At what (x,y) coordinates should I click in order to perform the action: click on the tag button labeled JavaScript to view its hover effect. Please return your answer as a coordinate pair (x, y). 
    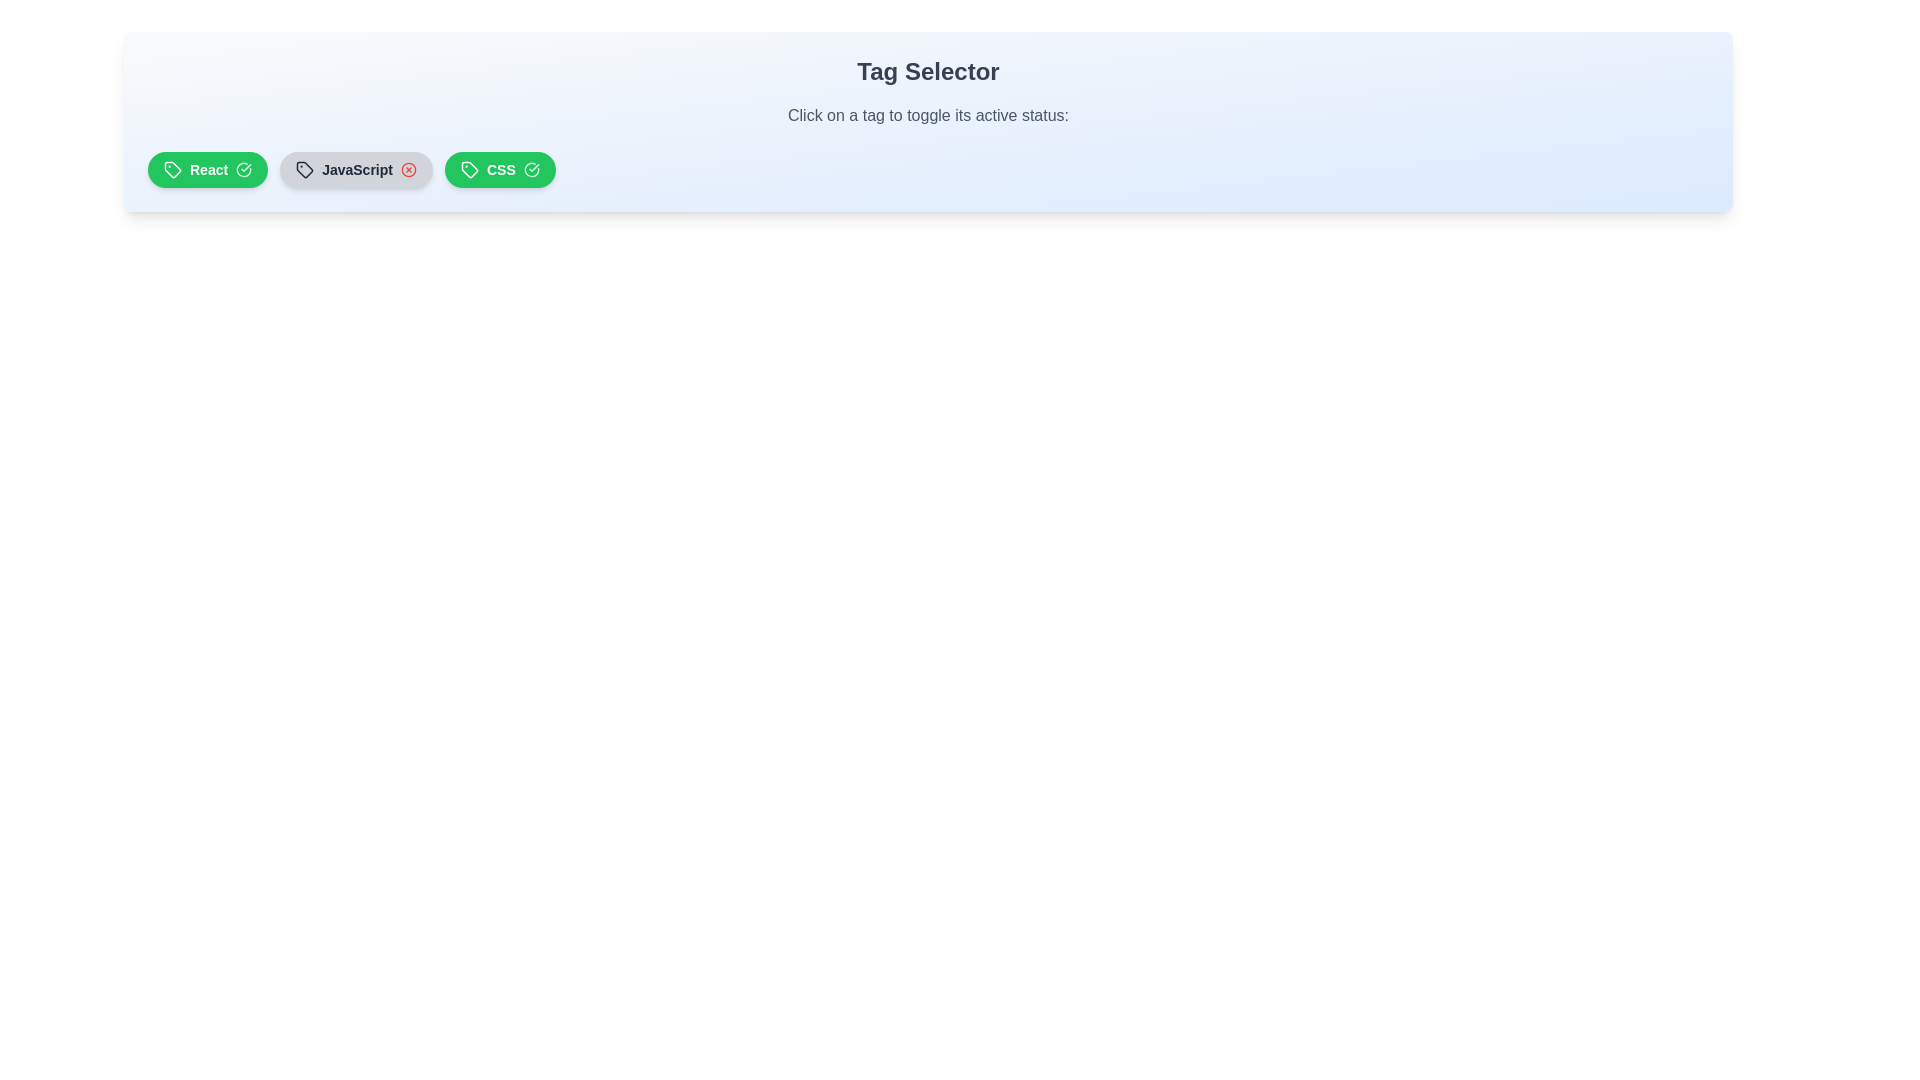
    Looking at the image, I should click on (355, 168).